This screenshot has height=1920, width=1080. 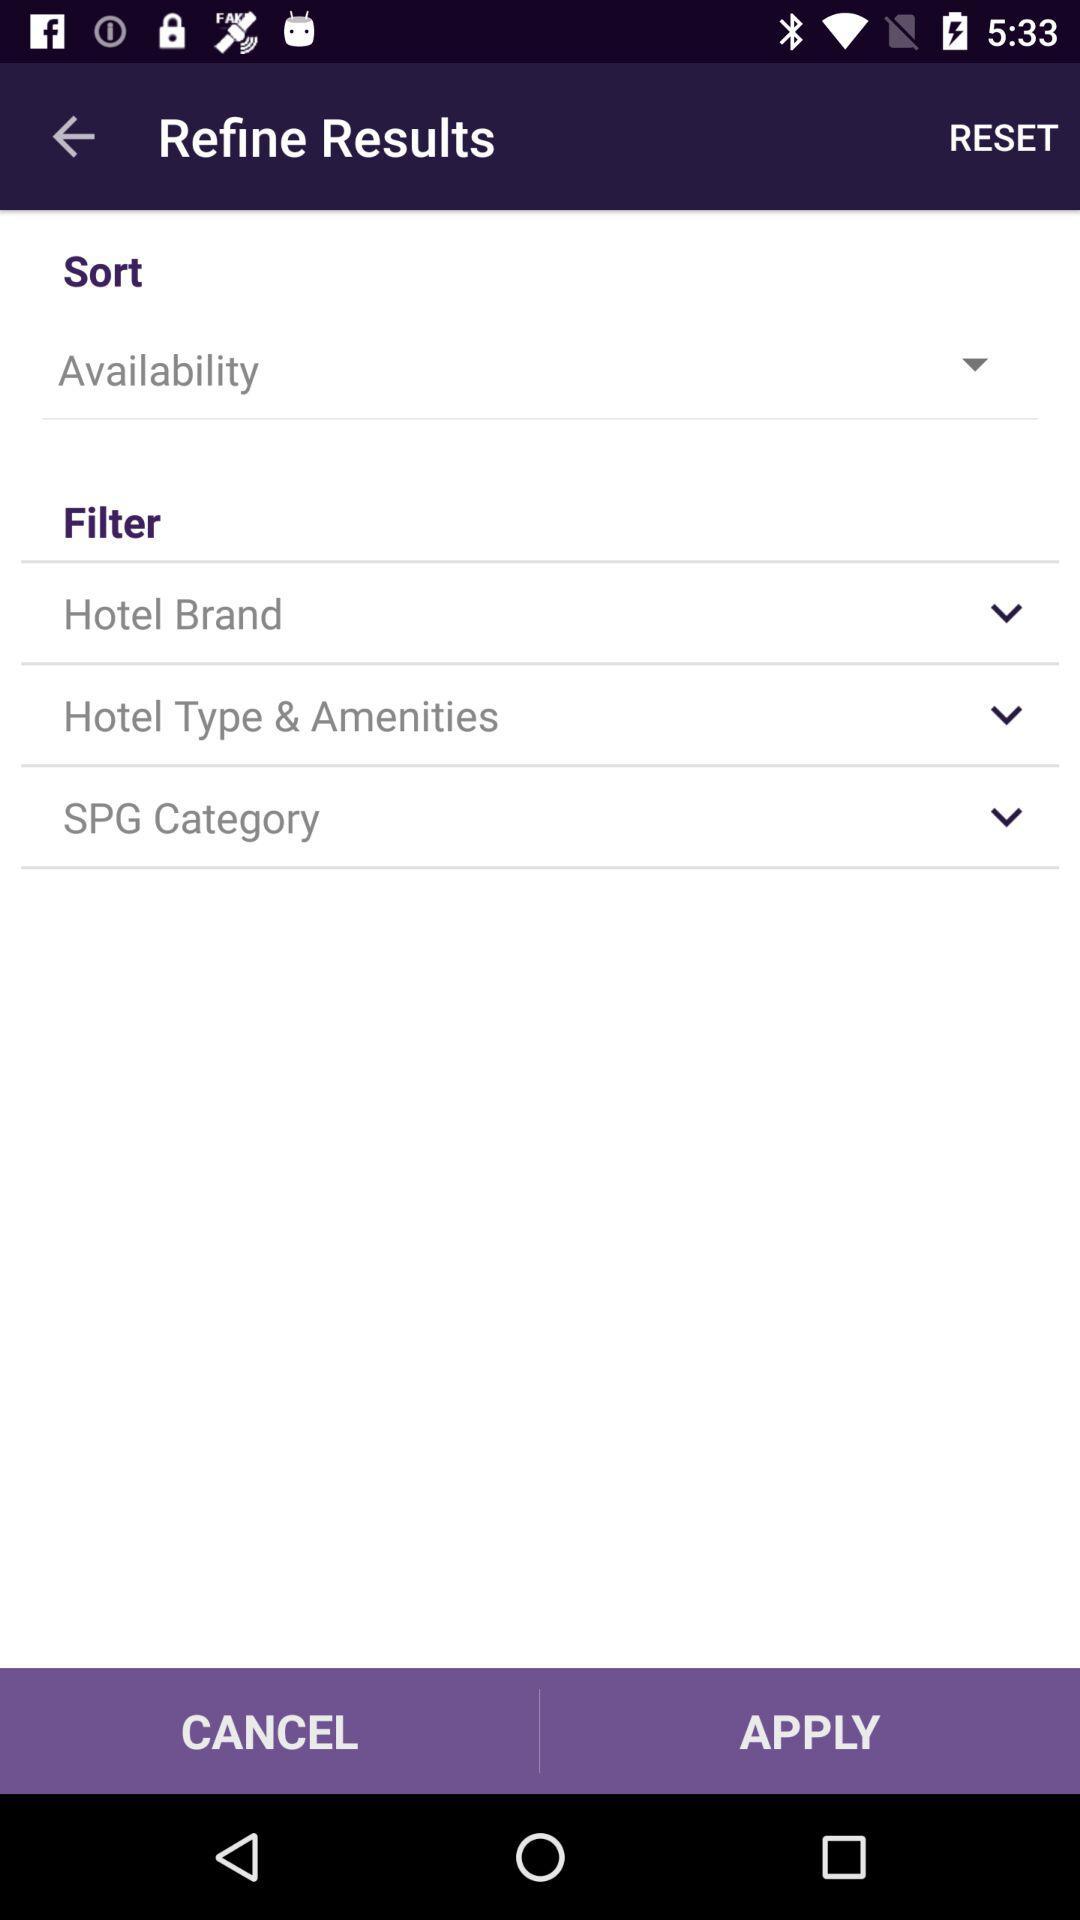 I want to click on item above sort, so click(x=1003, y=135).